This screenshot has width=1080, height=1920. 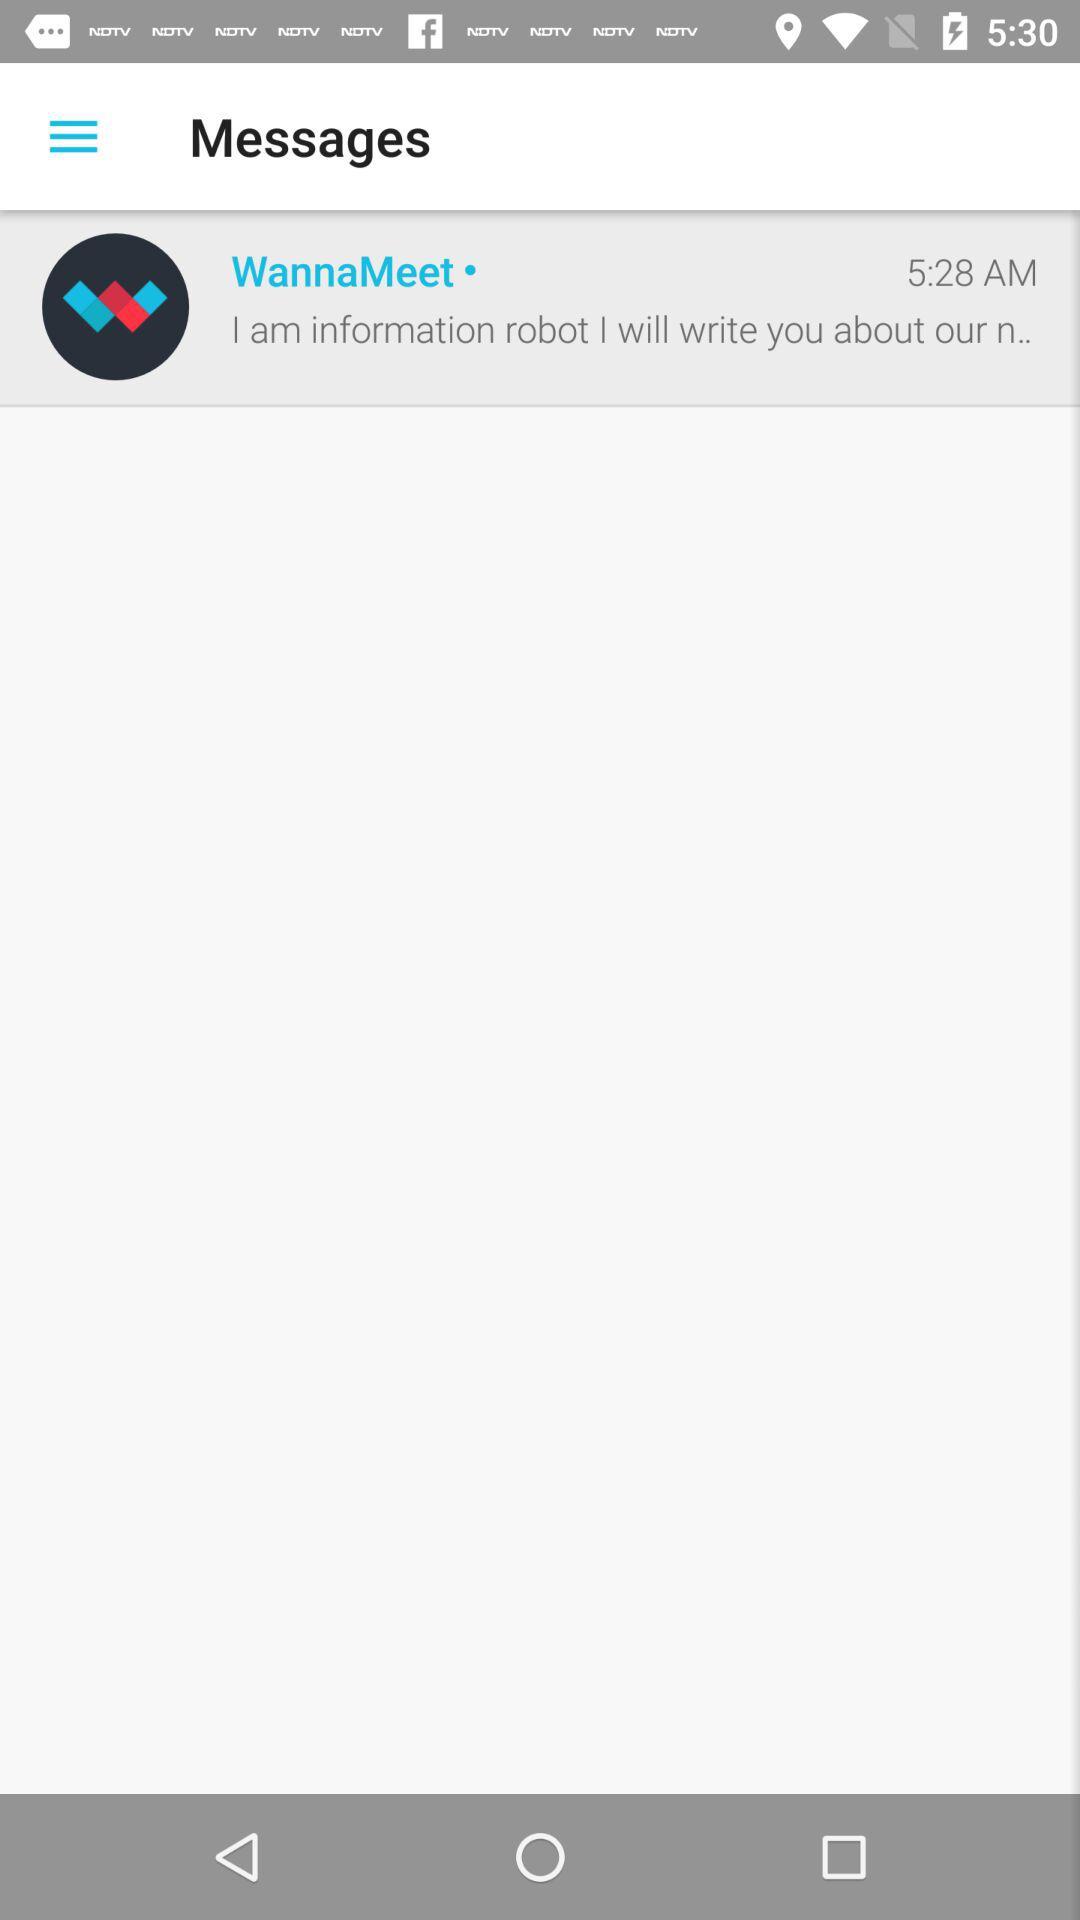 What do you see at coordinates (547, 268) in the screenshot?
I see `wannameet   icon` at bounding box center [547, 268].